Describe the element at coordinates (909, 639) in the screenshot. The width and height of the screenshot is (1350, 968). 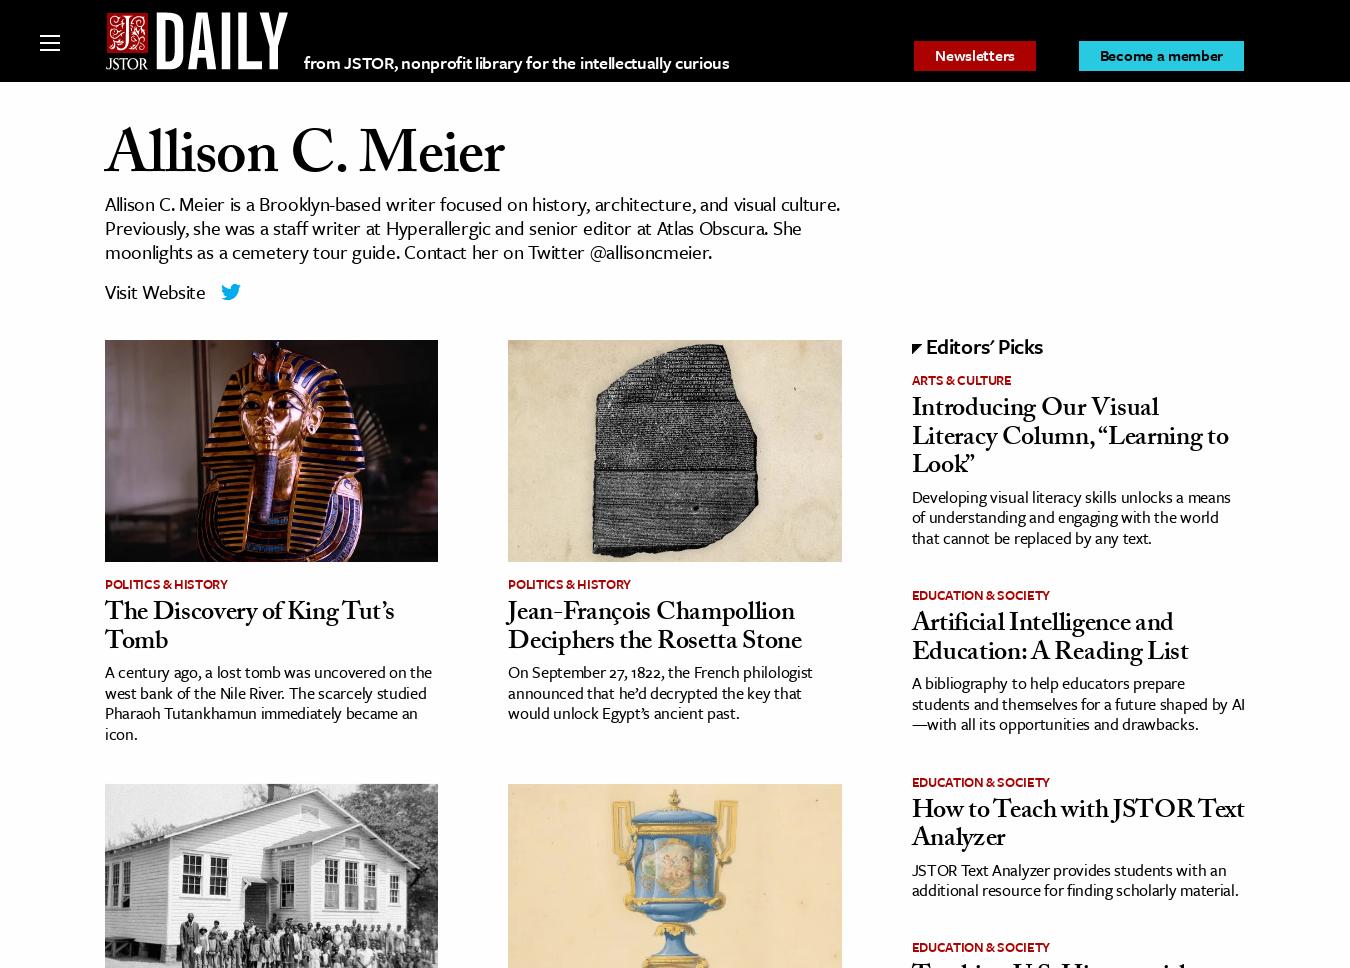
I see `'Artificial Intelligence and Education: A Reading List'` at that location.